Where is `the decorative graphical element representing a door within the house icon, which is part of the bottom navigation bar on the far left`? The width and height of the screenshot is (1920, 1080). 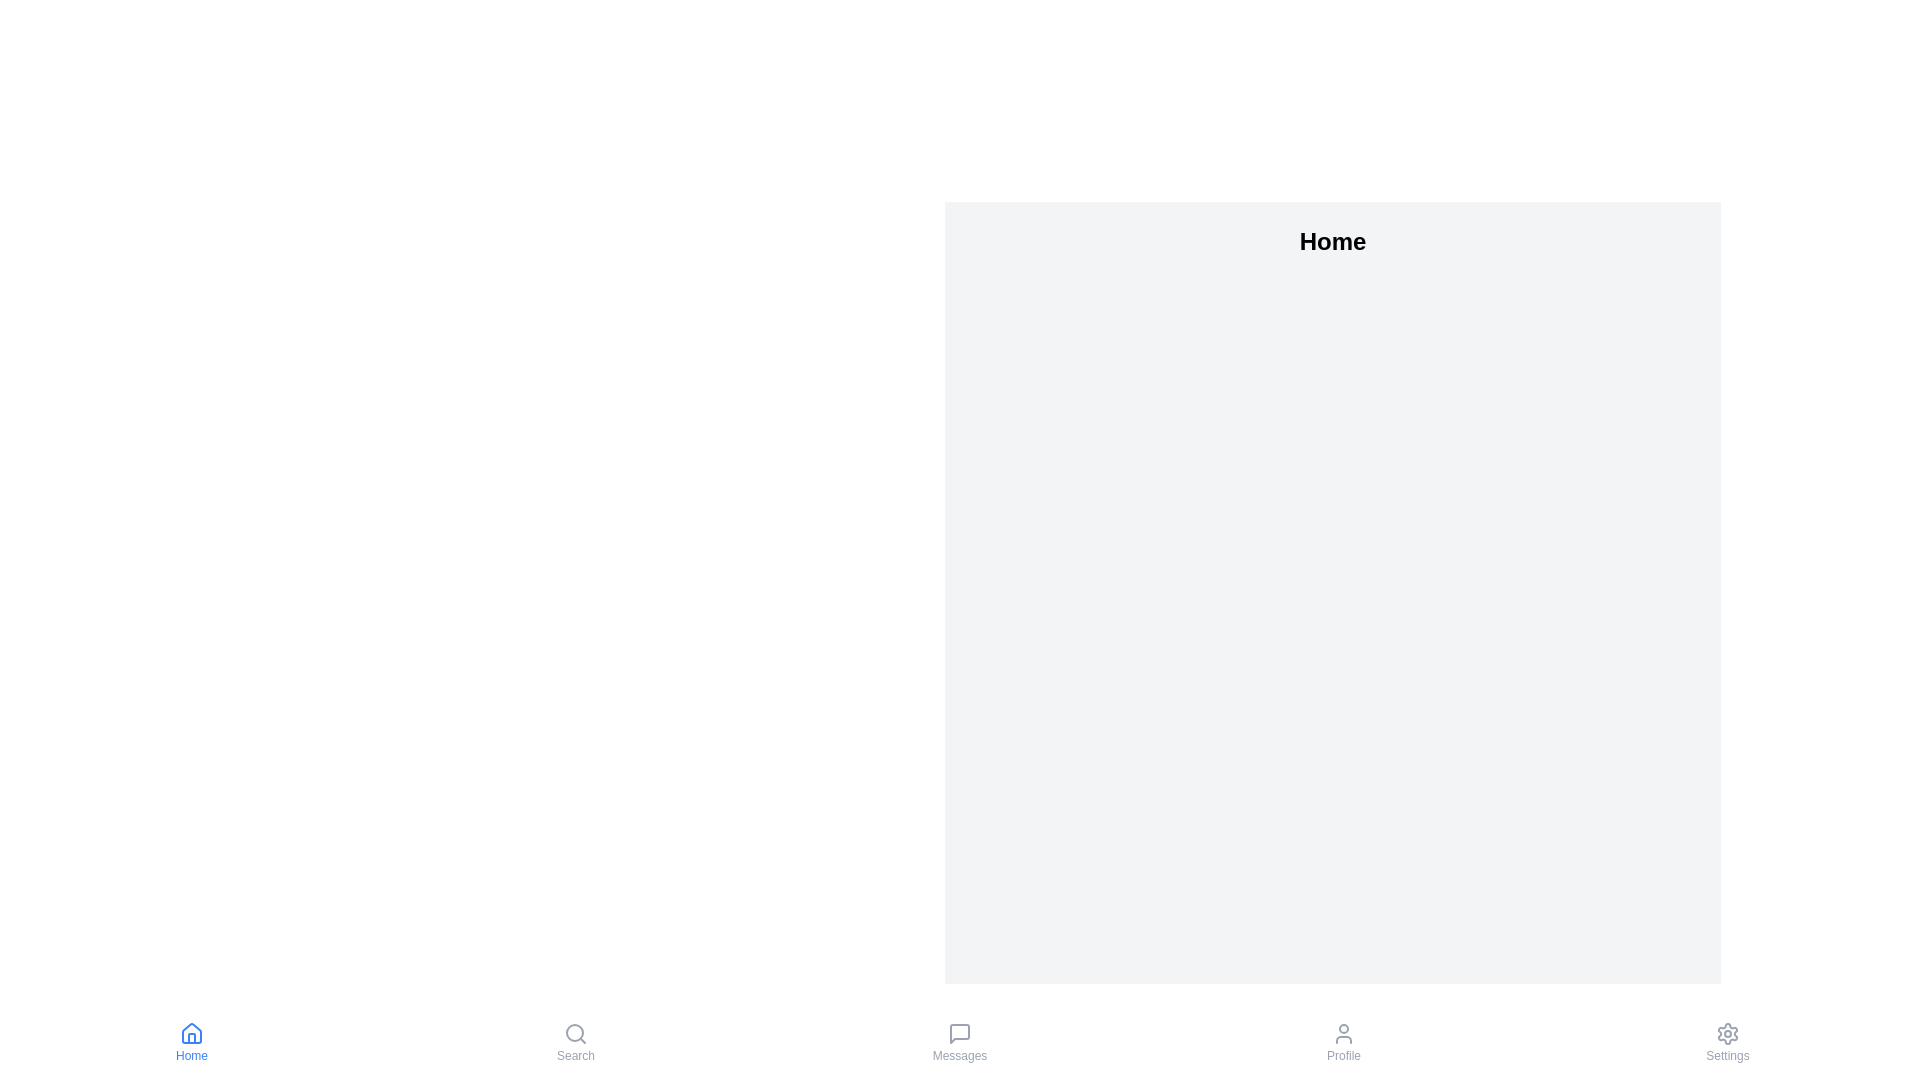 the decorative graphical element representing a door within the house icon, which is part of the bottom navigation bar on the far left is located at coordinates (192, 1036).